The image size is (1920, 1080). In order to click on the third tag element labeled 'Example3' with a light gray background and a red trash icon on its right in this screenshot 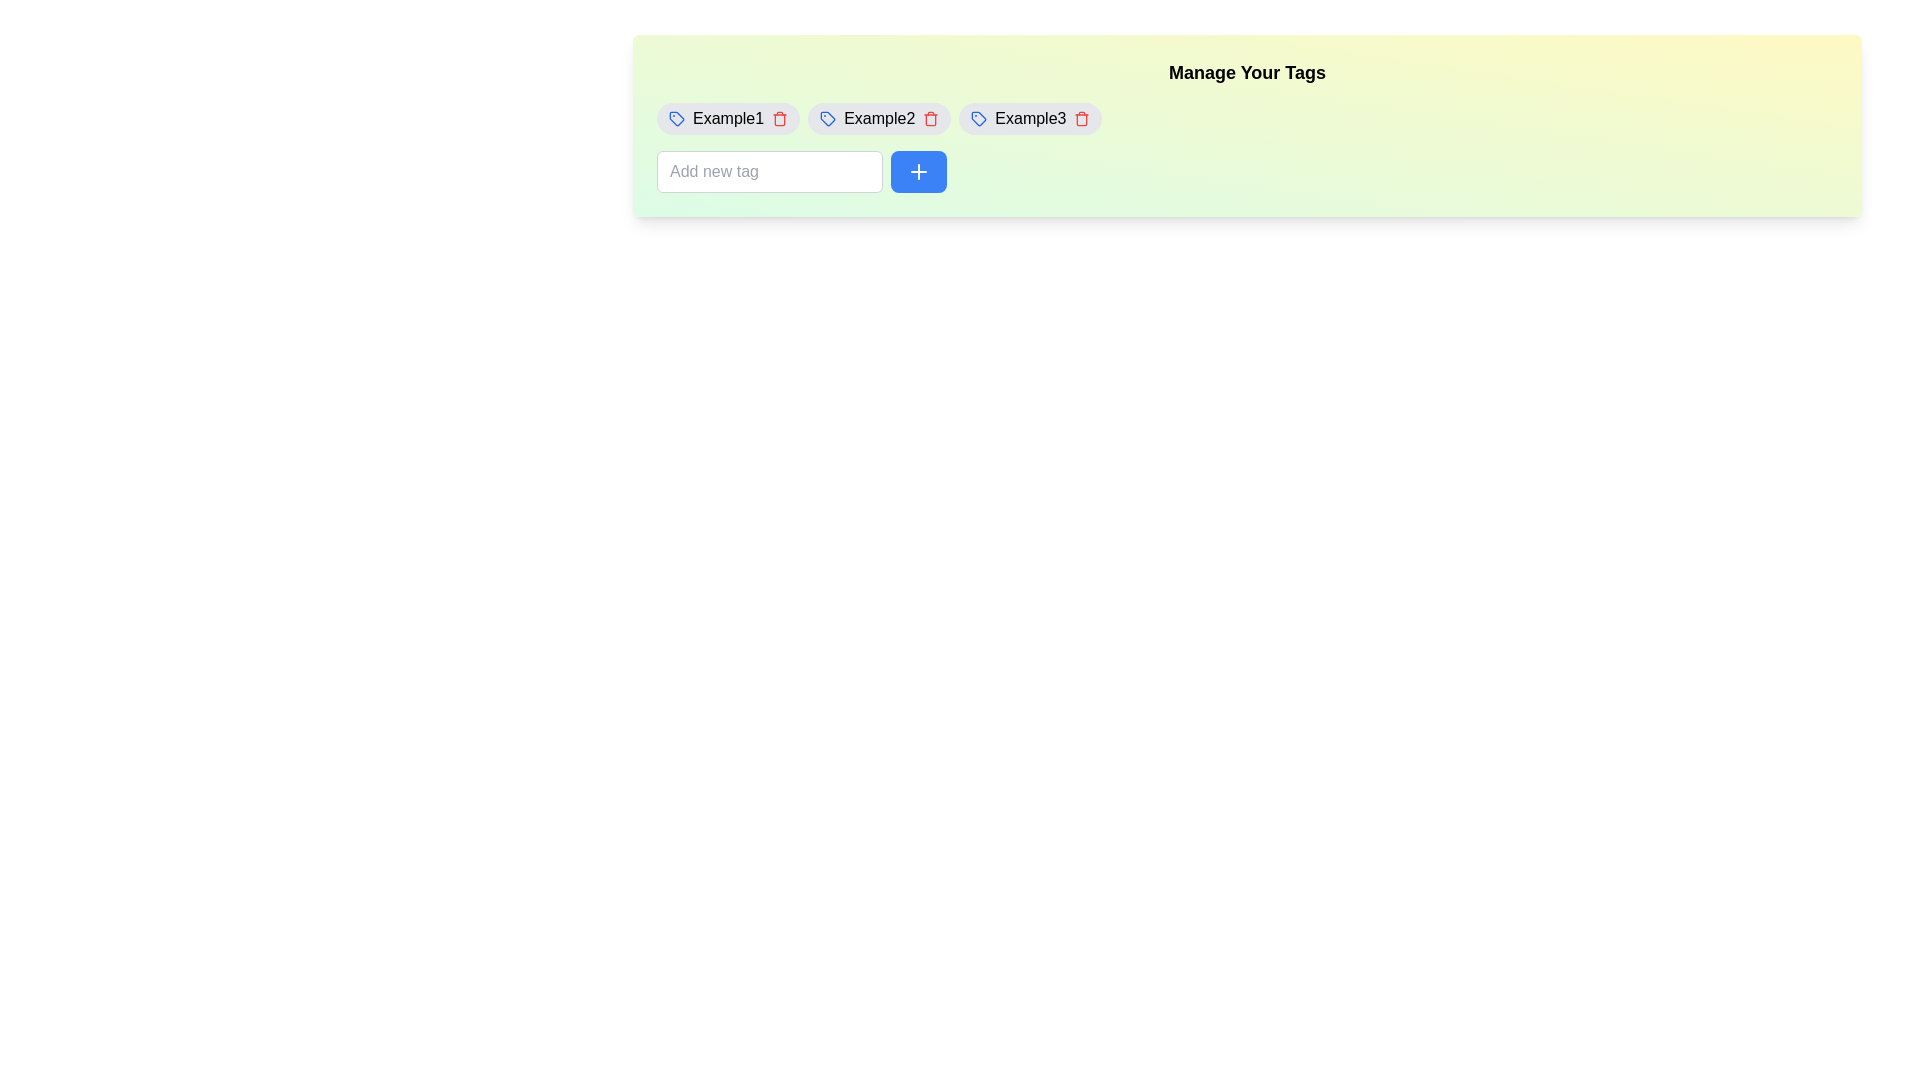, I will do `click(1030, 119)`.